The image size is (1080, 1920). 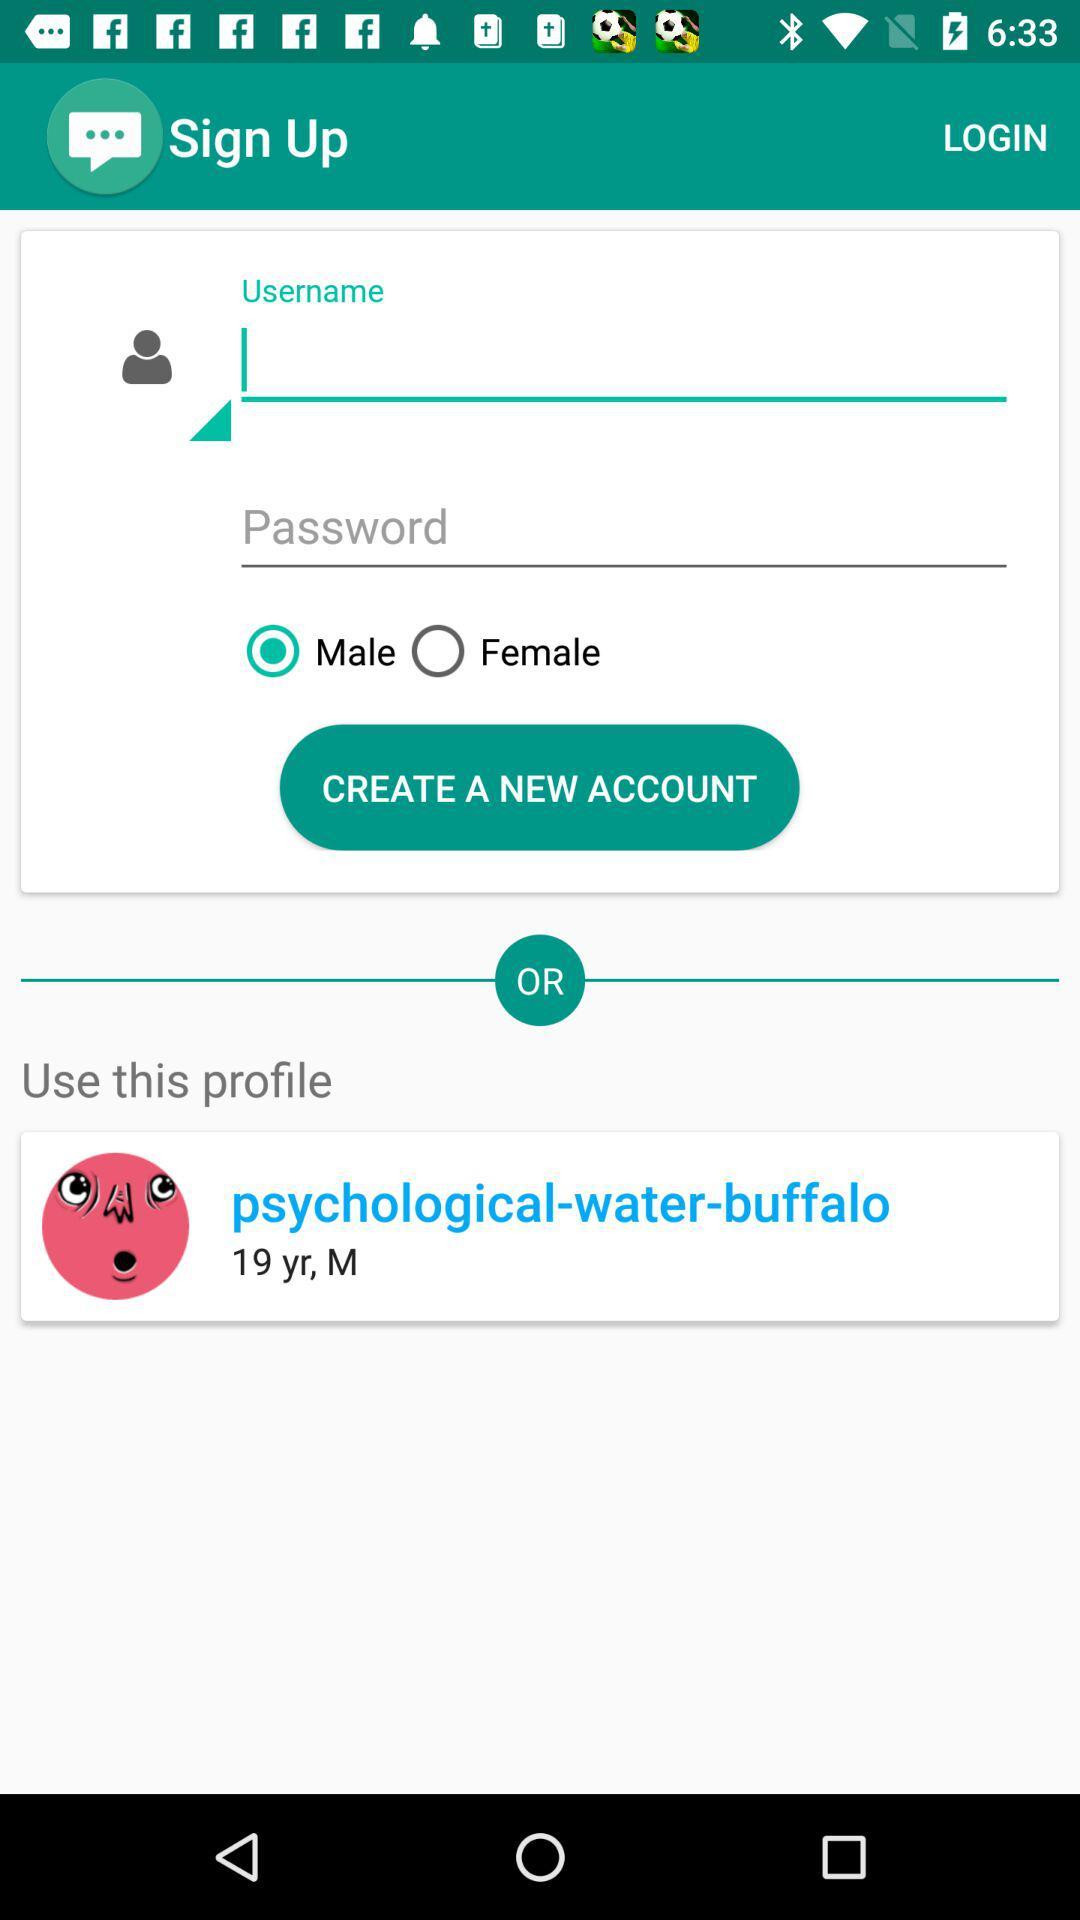 What do you see at coordinates (623, 528) in the screenshot?
I see `password field` at bounding box center [623, 528].